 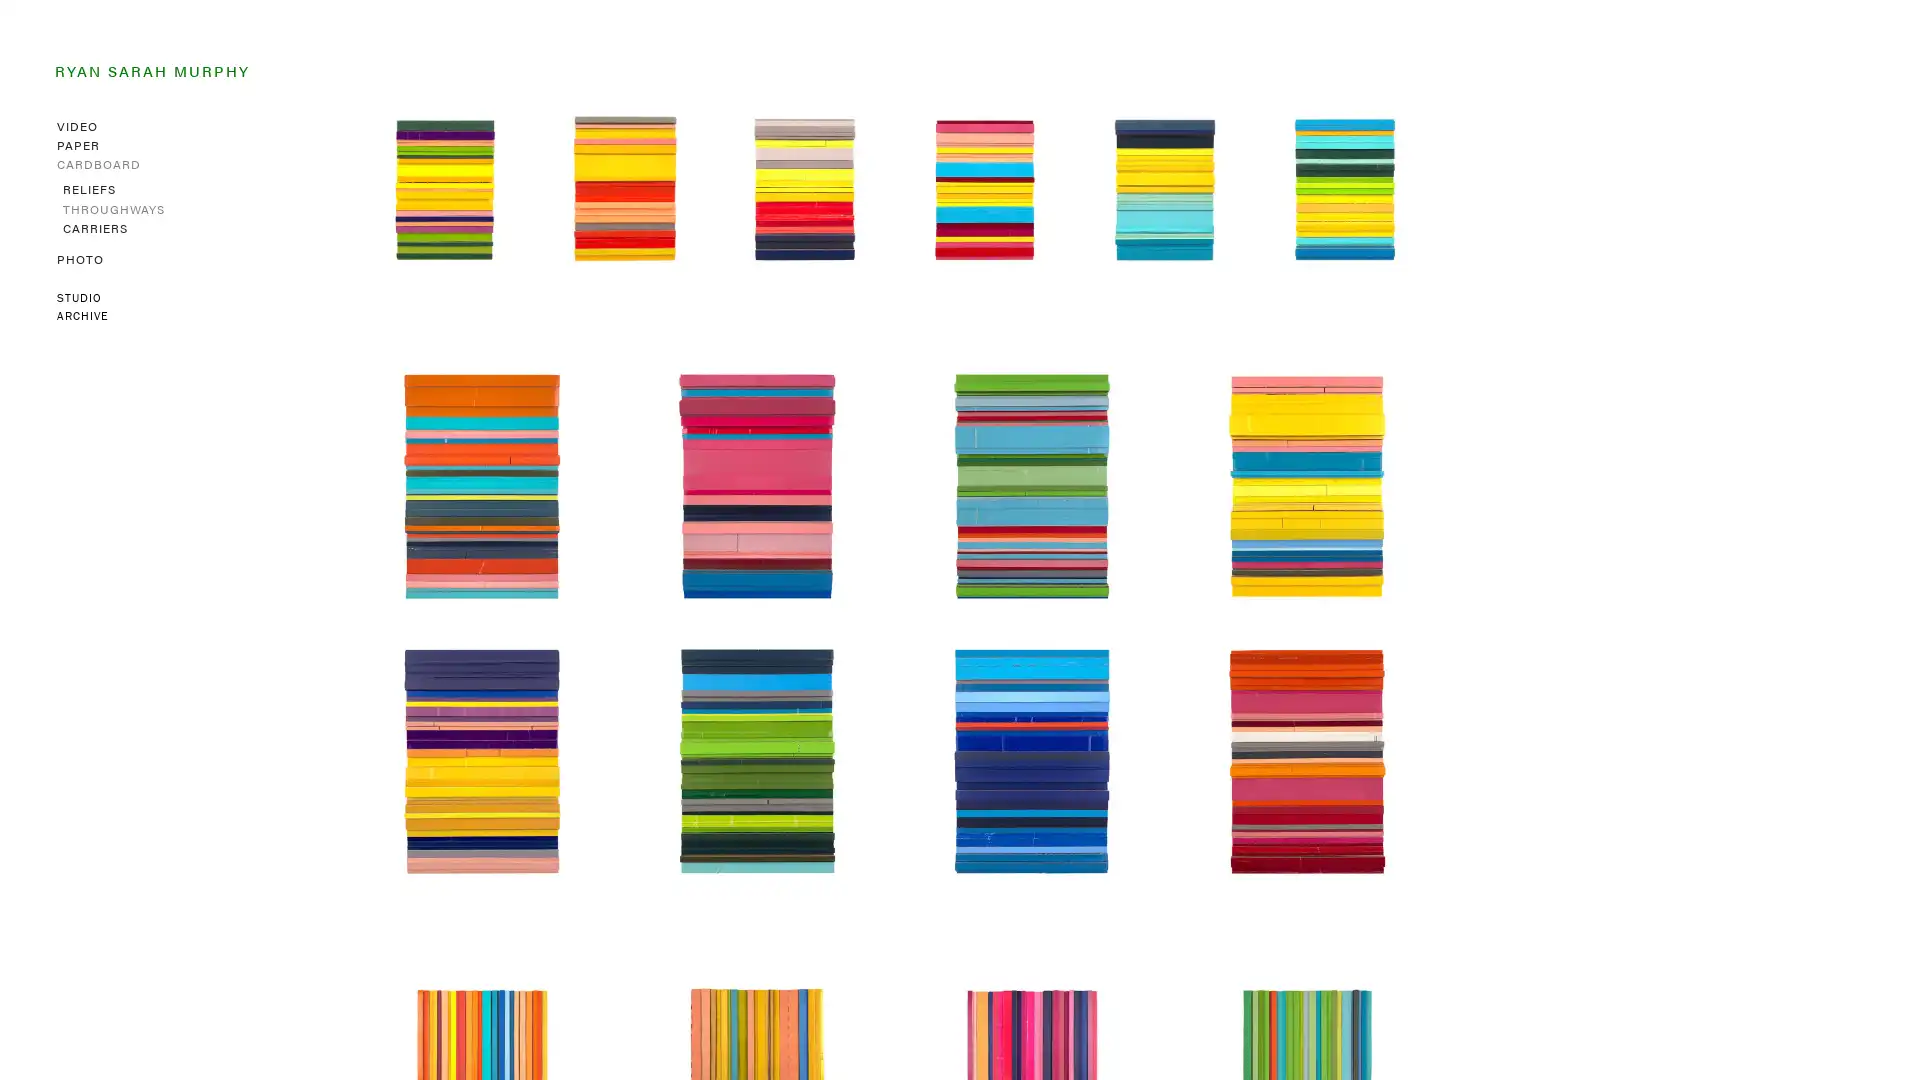 I want to click on View fullsize Throughway (yellow line) - Carry , 2021 found (unpainted) cardboard 6 x 4 inches INQUIRE, so click(x=623, y=189).